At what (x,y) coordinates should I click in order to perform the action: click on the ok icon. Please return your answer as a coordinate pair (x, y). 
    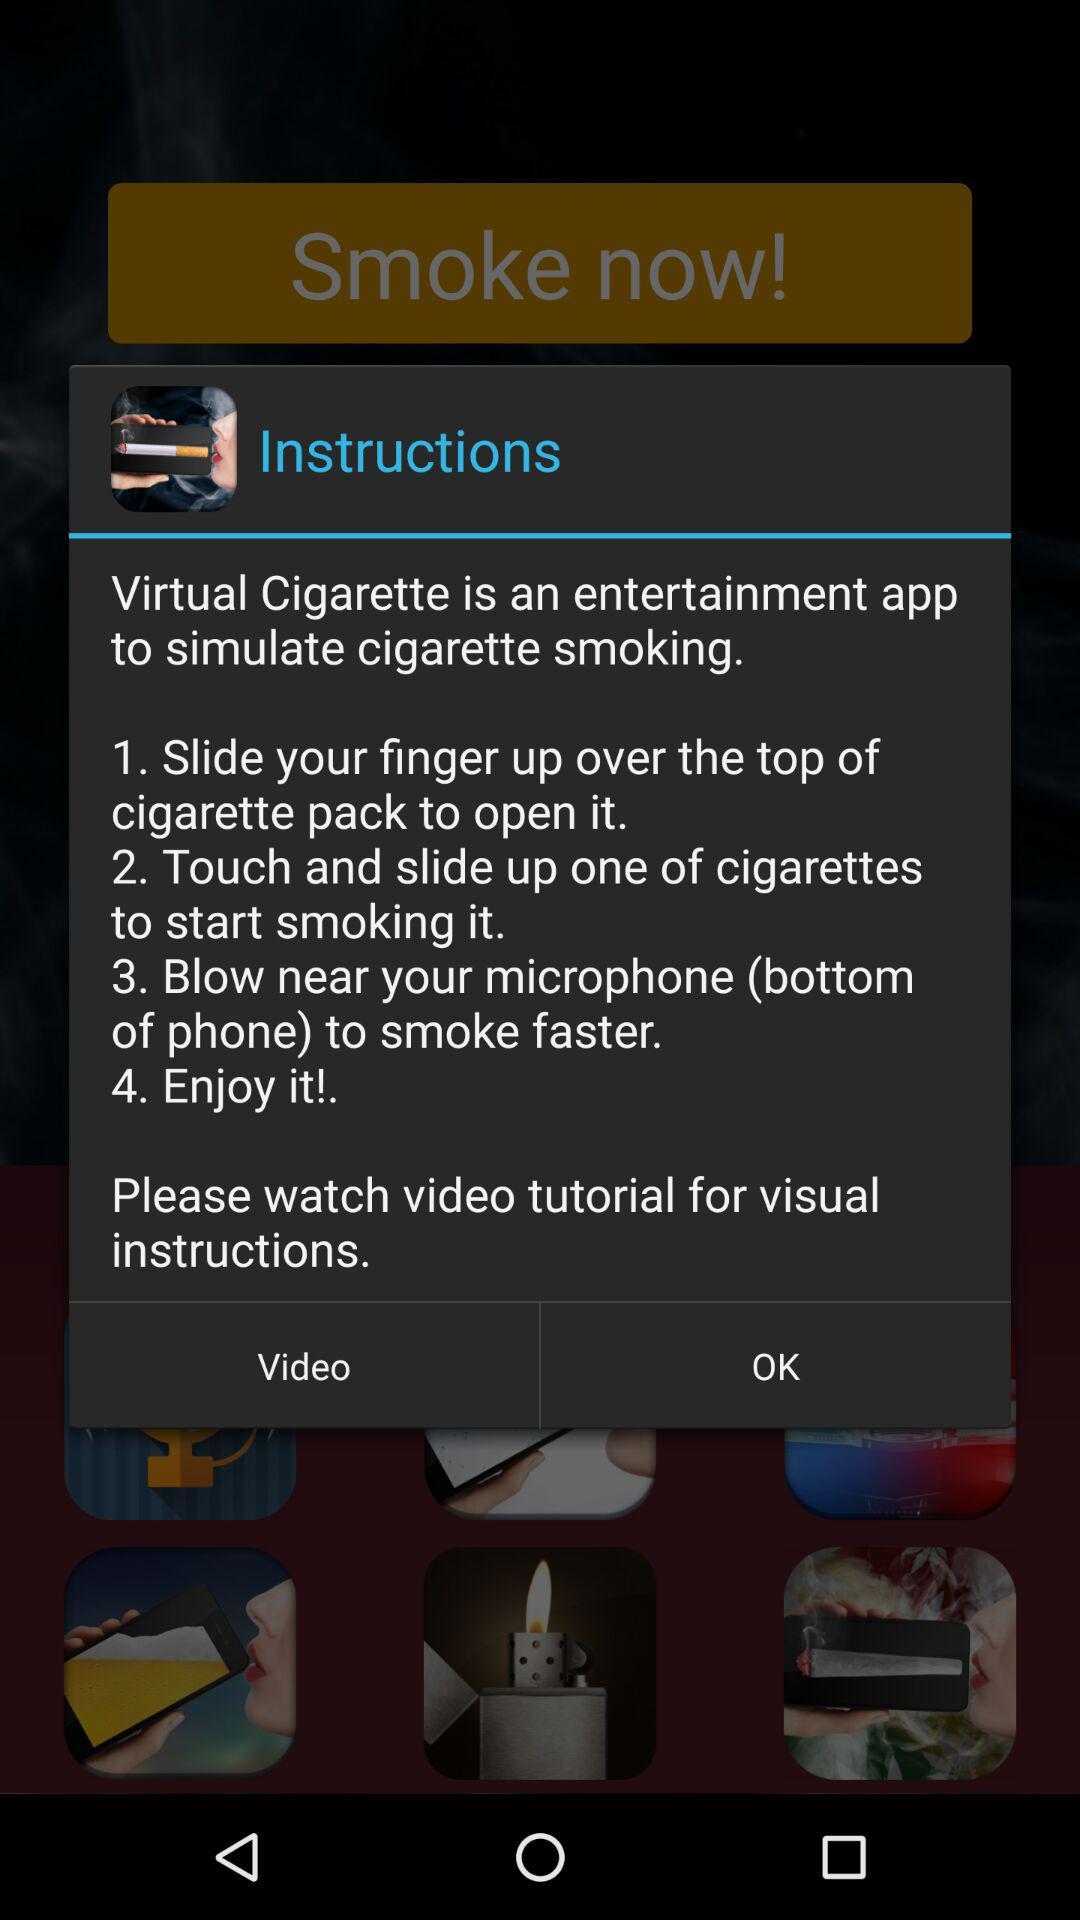
    Looking at the image, I should click on (774, 1364).